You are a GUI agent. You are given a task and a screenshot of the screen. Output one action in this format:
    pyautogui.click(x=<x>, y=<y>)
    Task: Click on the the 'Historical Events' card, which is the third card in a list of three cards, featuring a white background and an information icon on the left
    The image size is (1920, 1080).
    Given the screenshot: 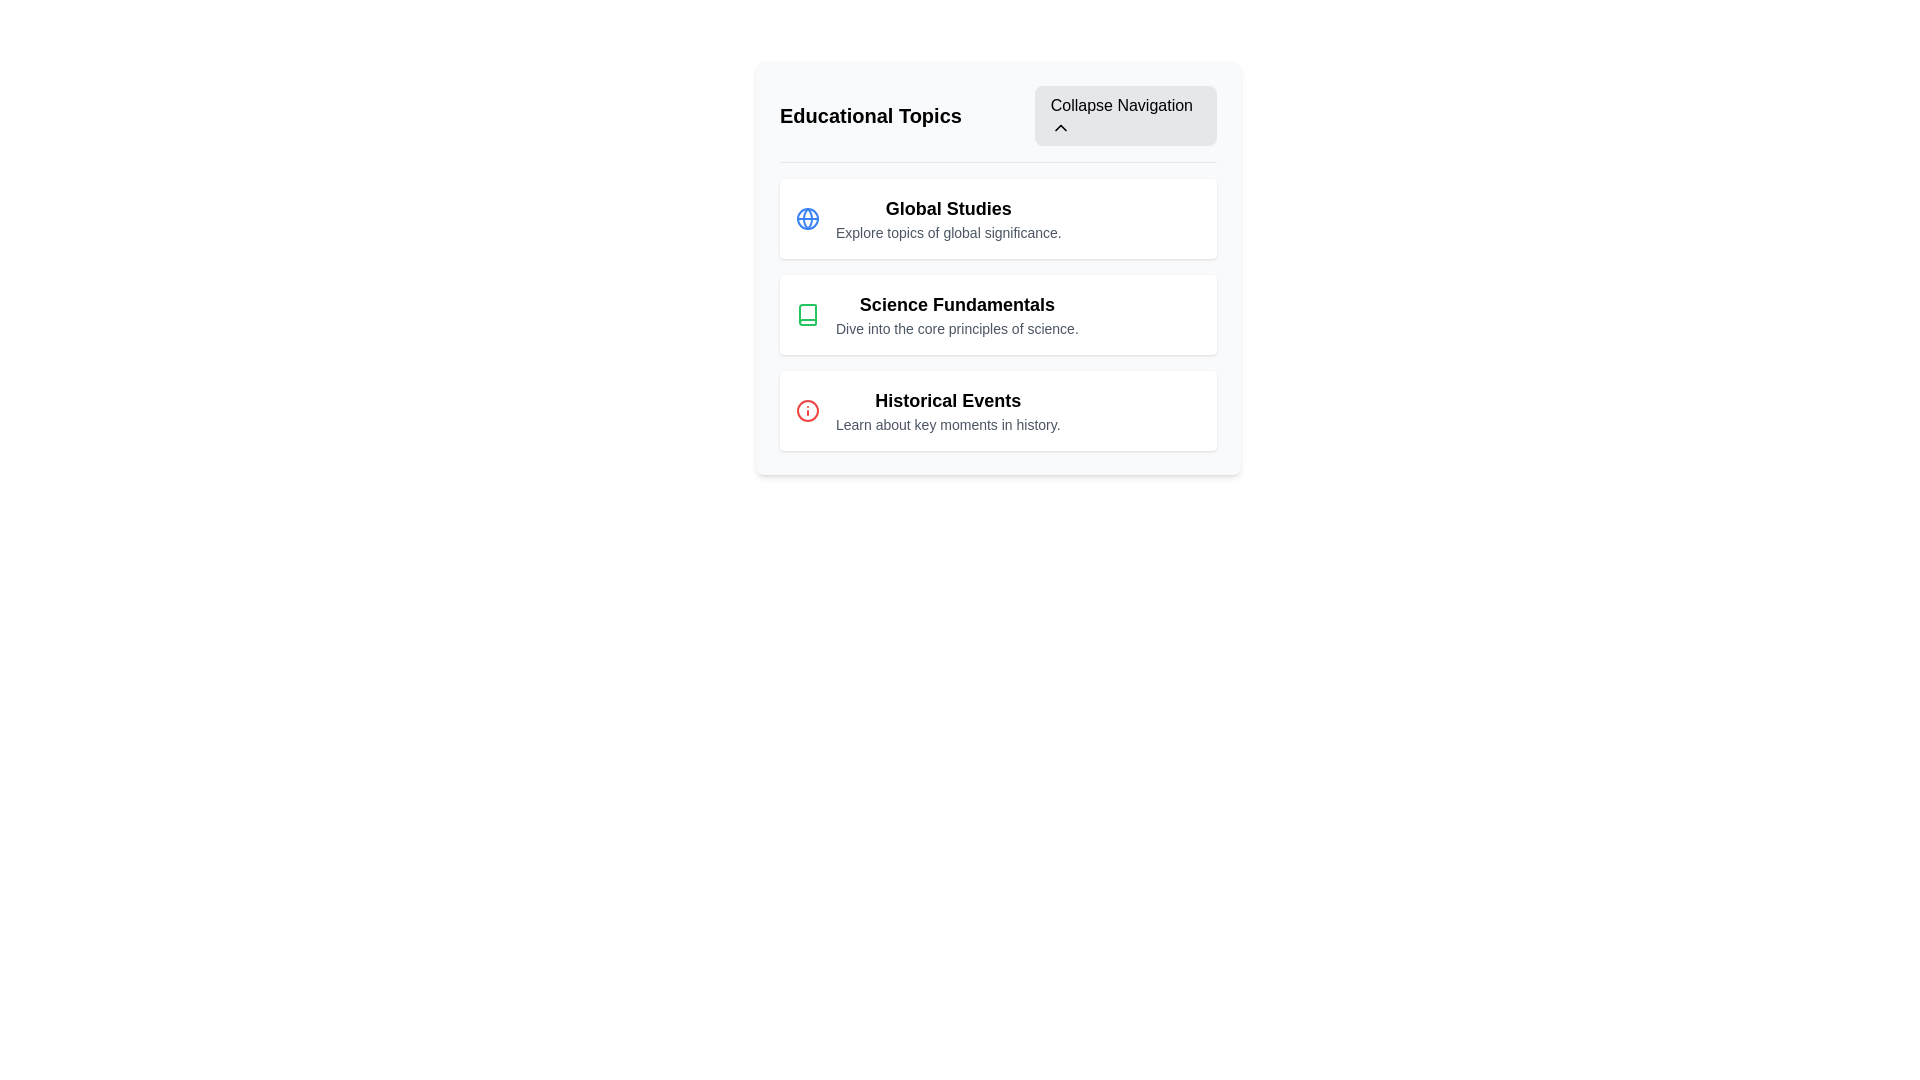 What is the action you would take?
    pyautogui.click(x=998, y=410)
    